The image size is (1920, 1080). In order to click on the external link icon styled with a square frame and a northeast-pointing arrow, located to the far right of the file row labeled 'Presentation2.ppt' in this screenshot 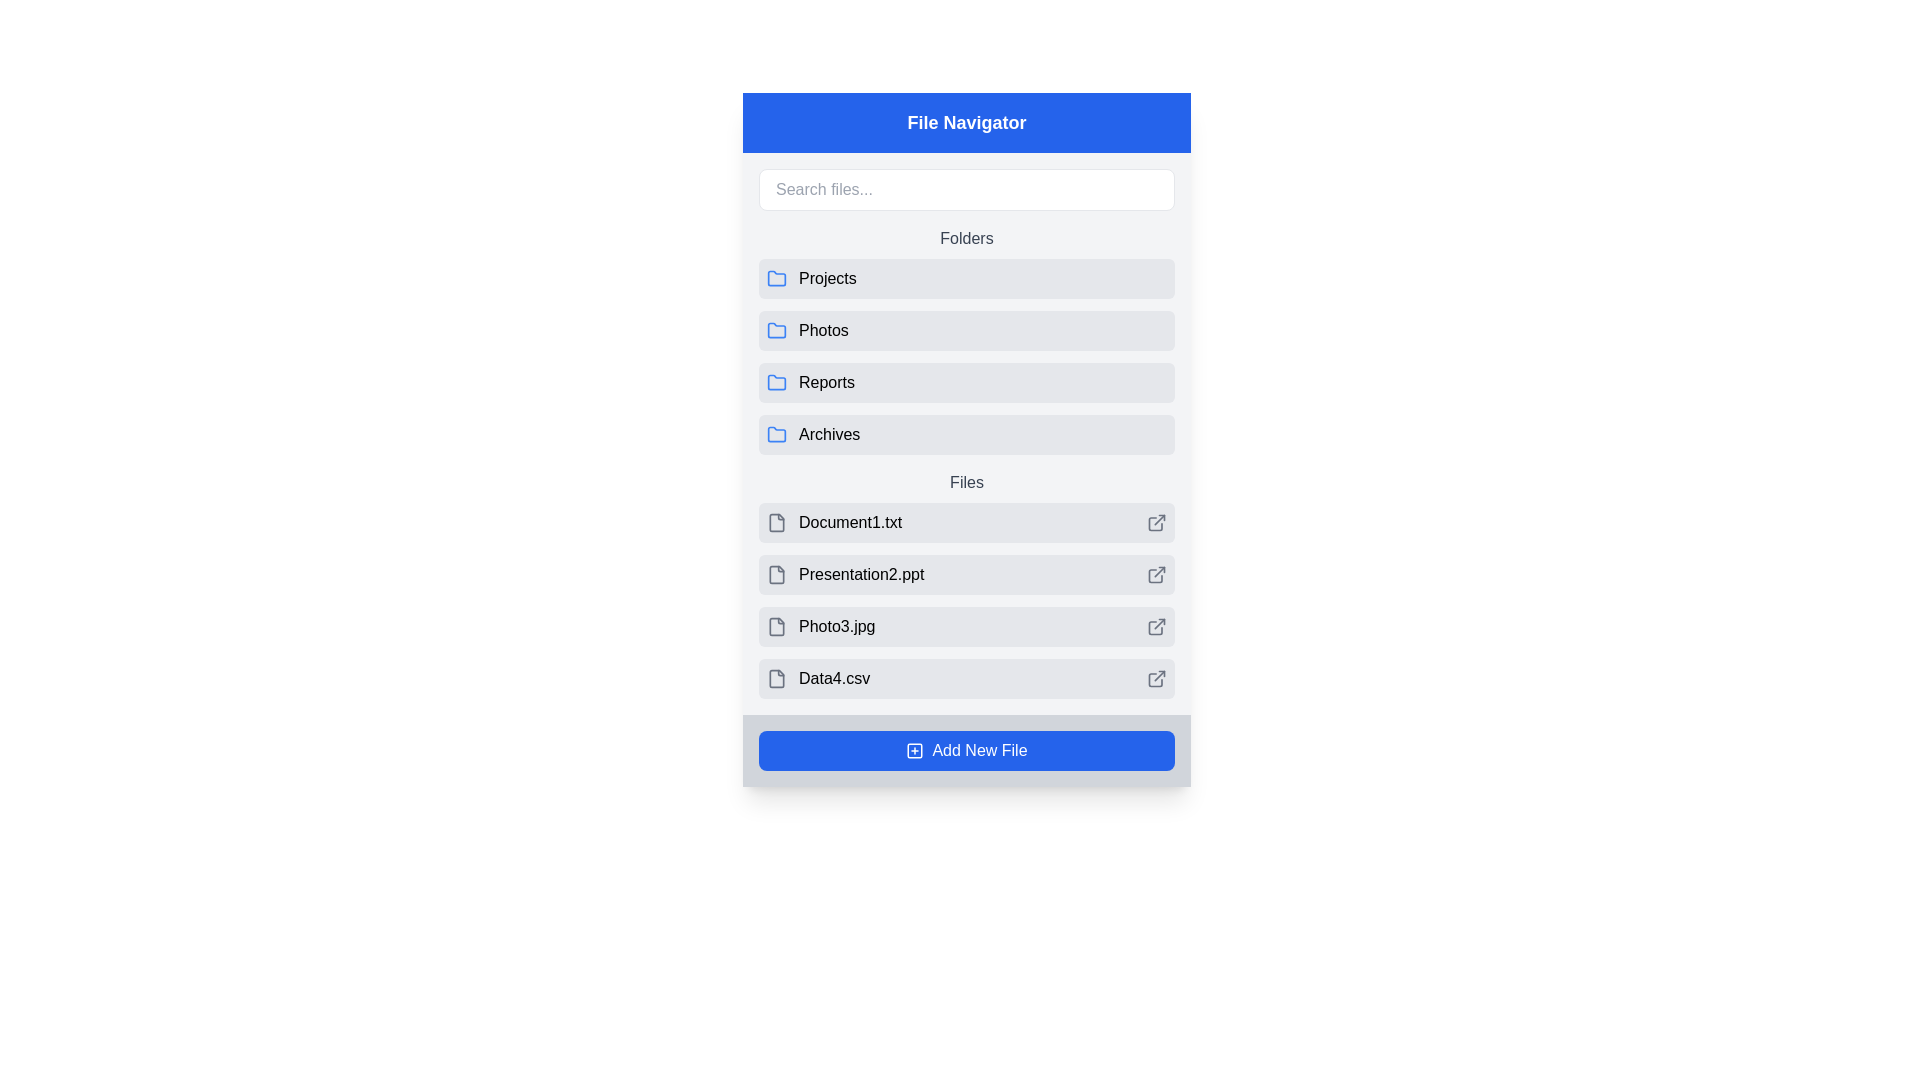, I will do `click(1156, 574)`.